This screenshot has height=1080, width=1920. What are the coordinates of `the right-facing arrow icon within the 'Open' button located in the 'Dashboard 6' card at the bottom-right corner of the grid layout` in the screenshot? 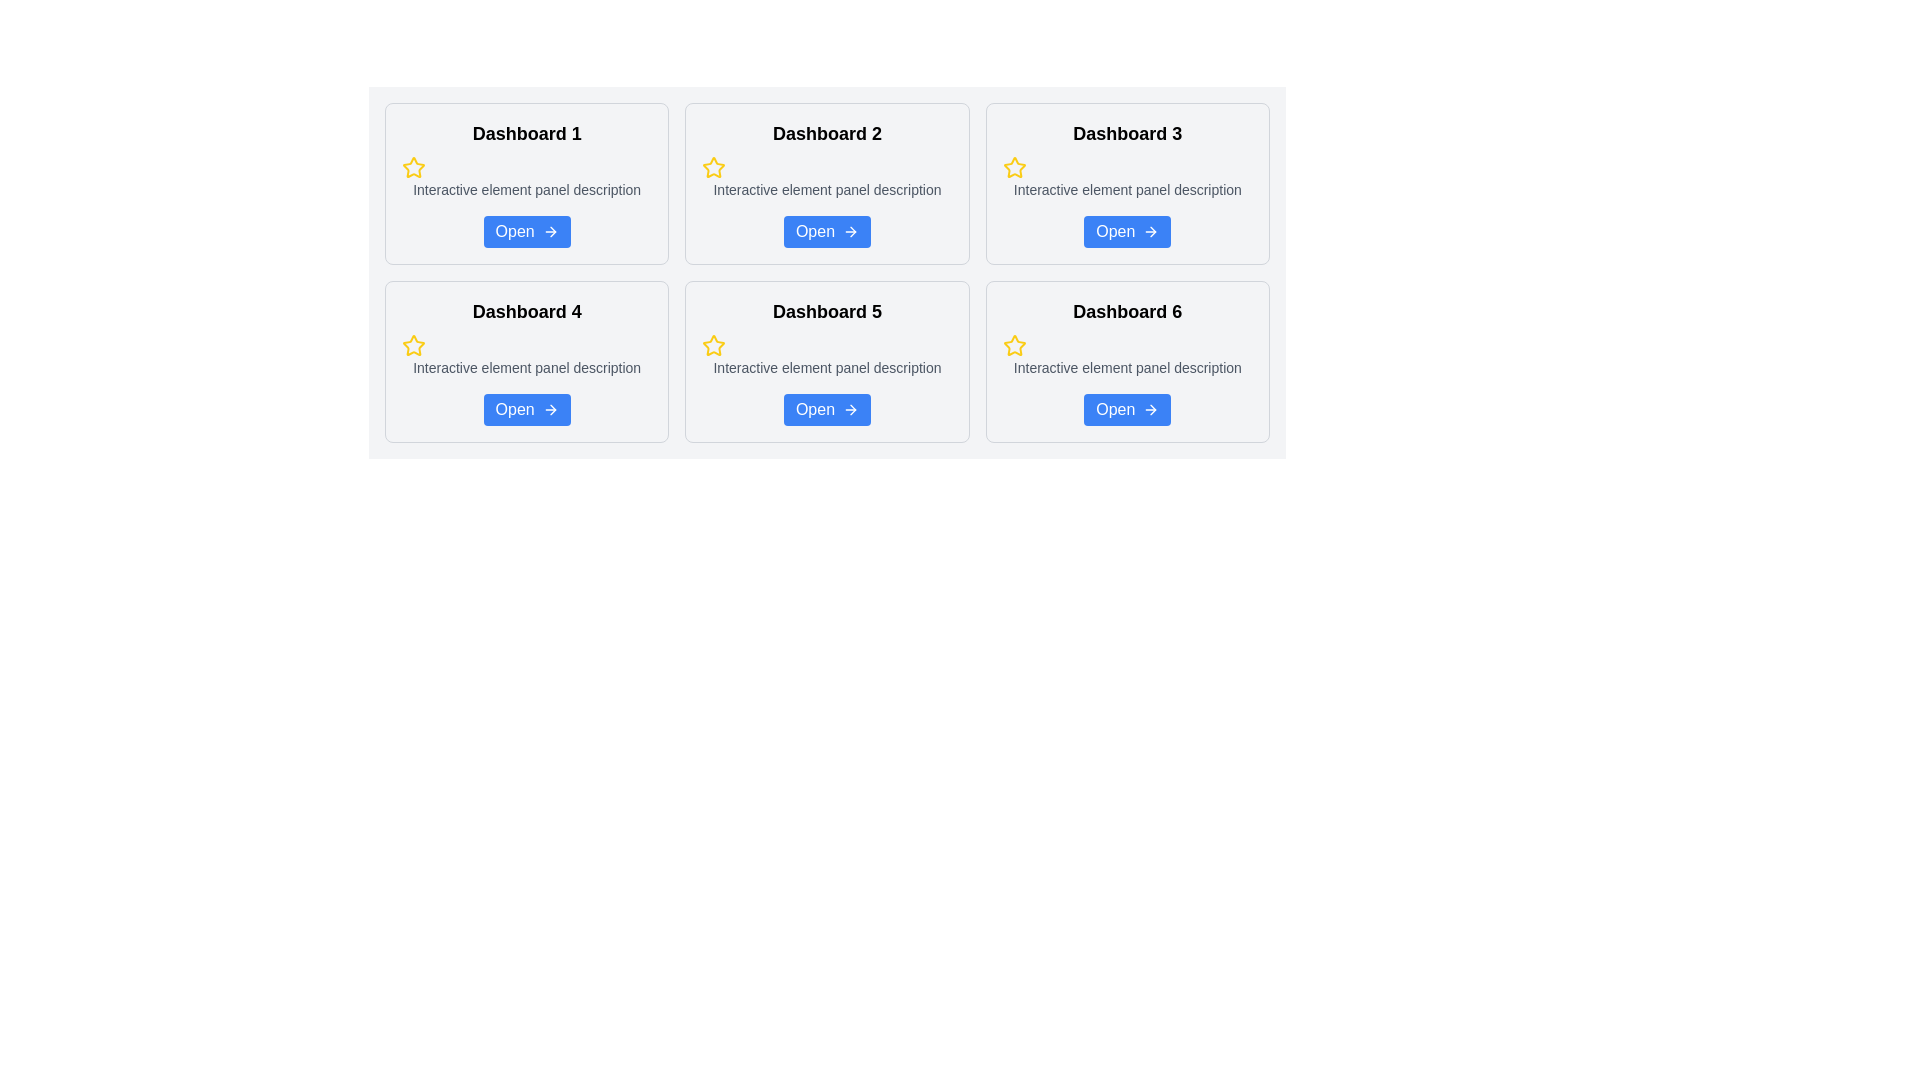 It's located at (1153, 408).